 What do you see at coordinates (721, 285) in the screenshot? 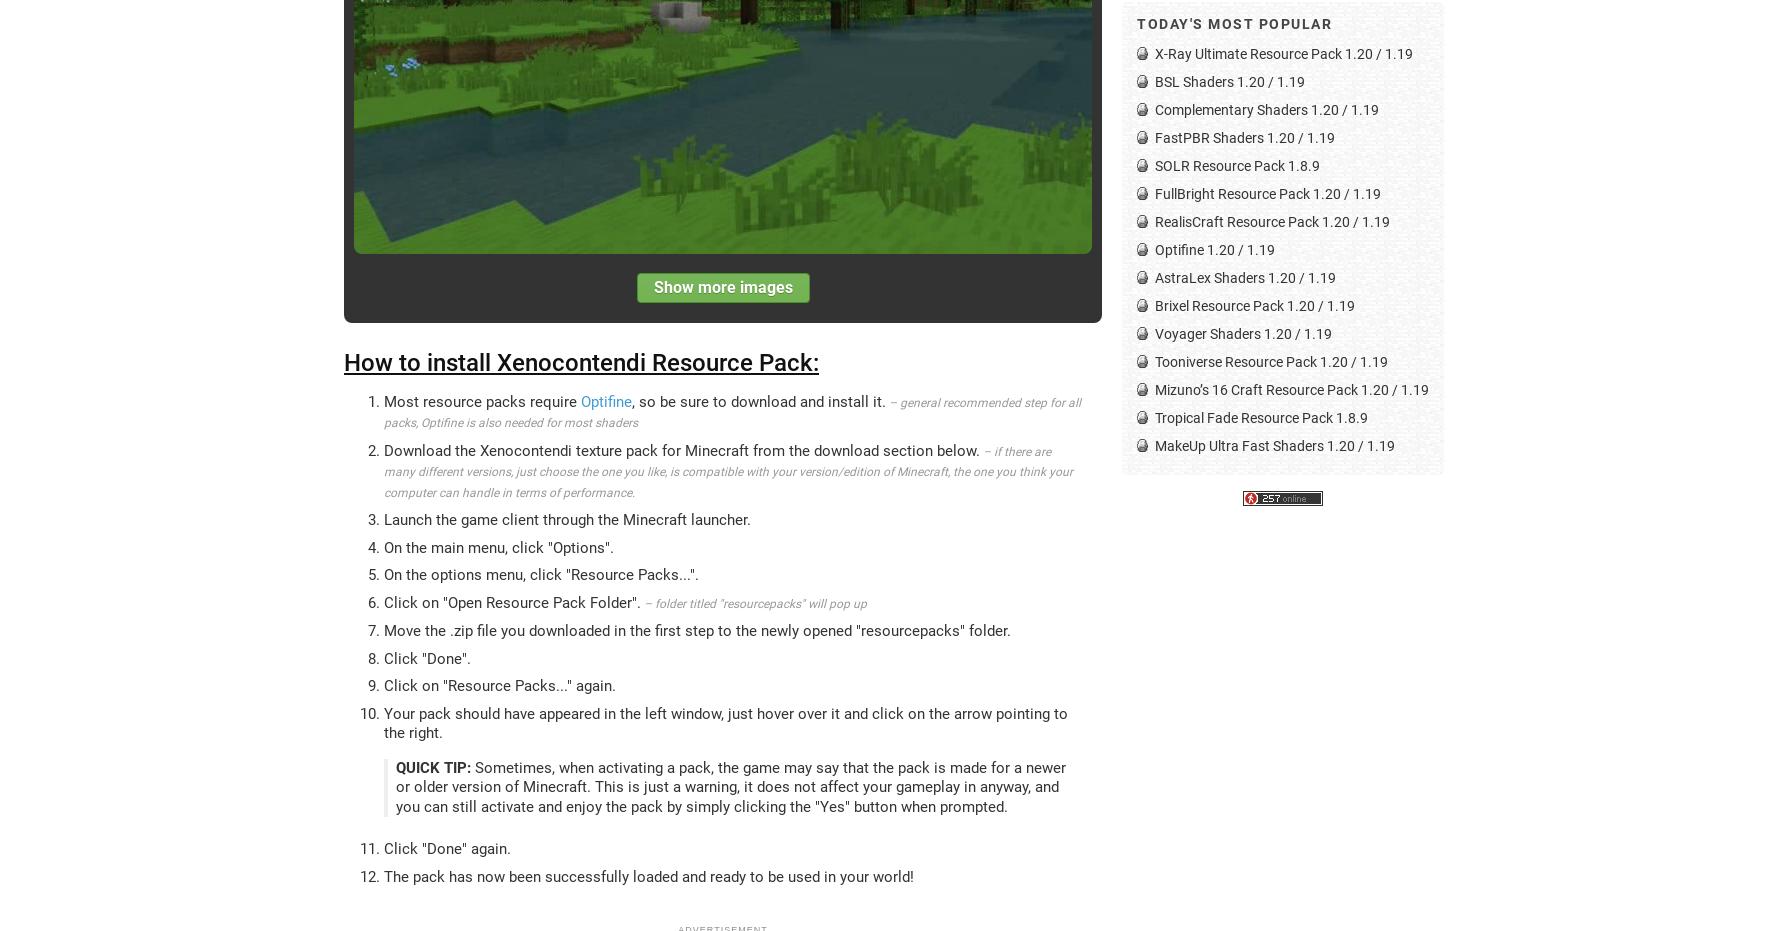
I see `'Show more images'` at bounding box center [721, 285].